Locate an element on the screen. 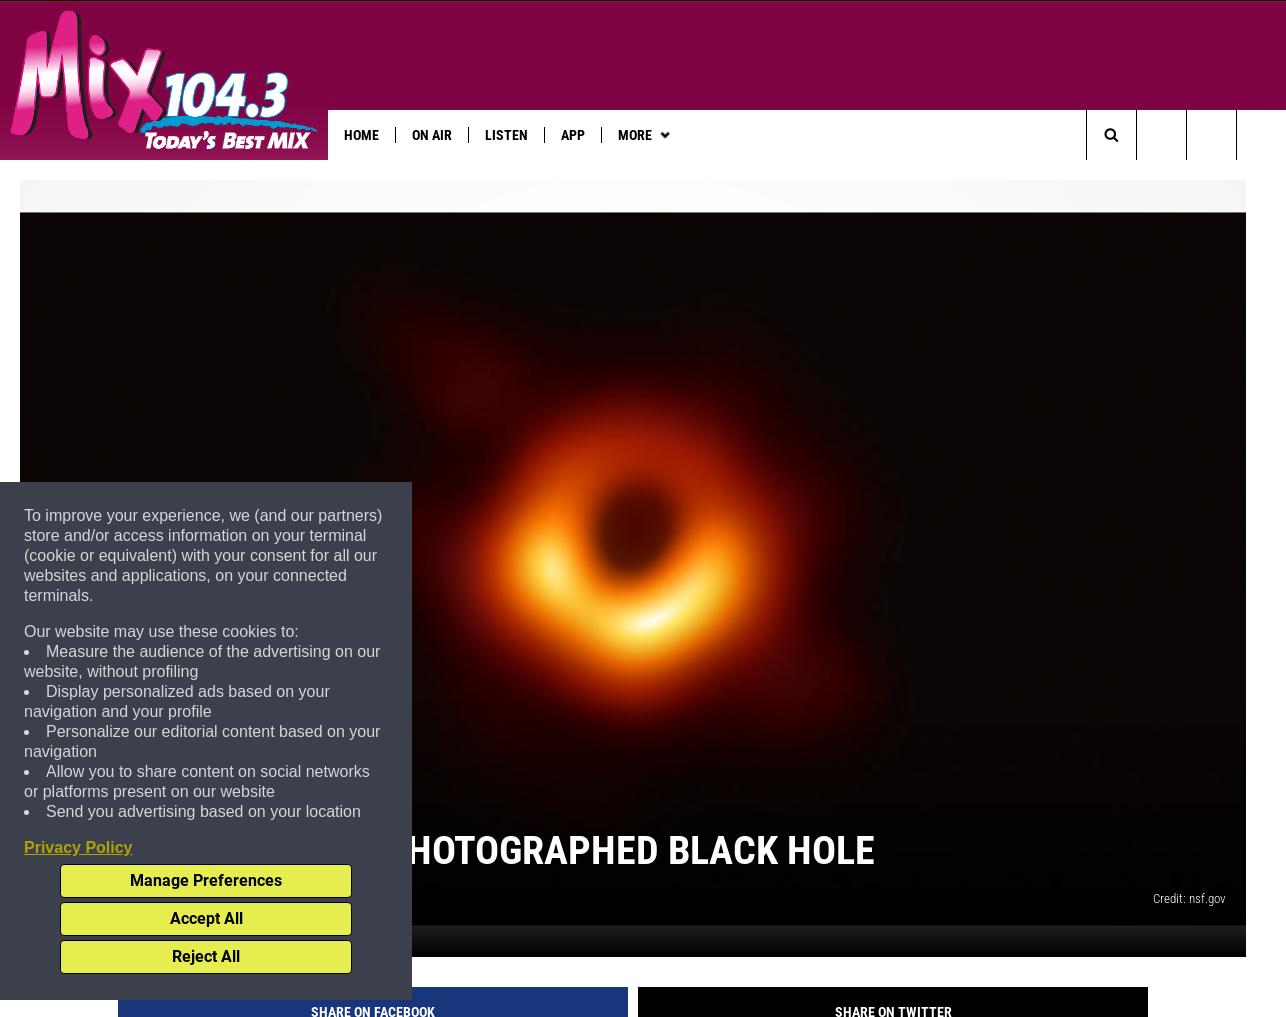 The height and width of the screenshot is (1017, 1286). 'See the First Ever Photographed Black Hole' is located at coordinates (39, 882).